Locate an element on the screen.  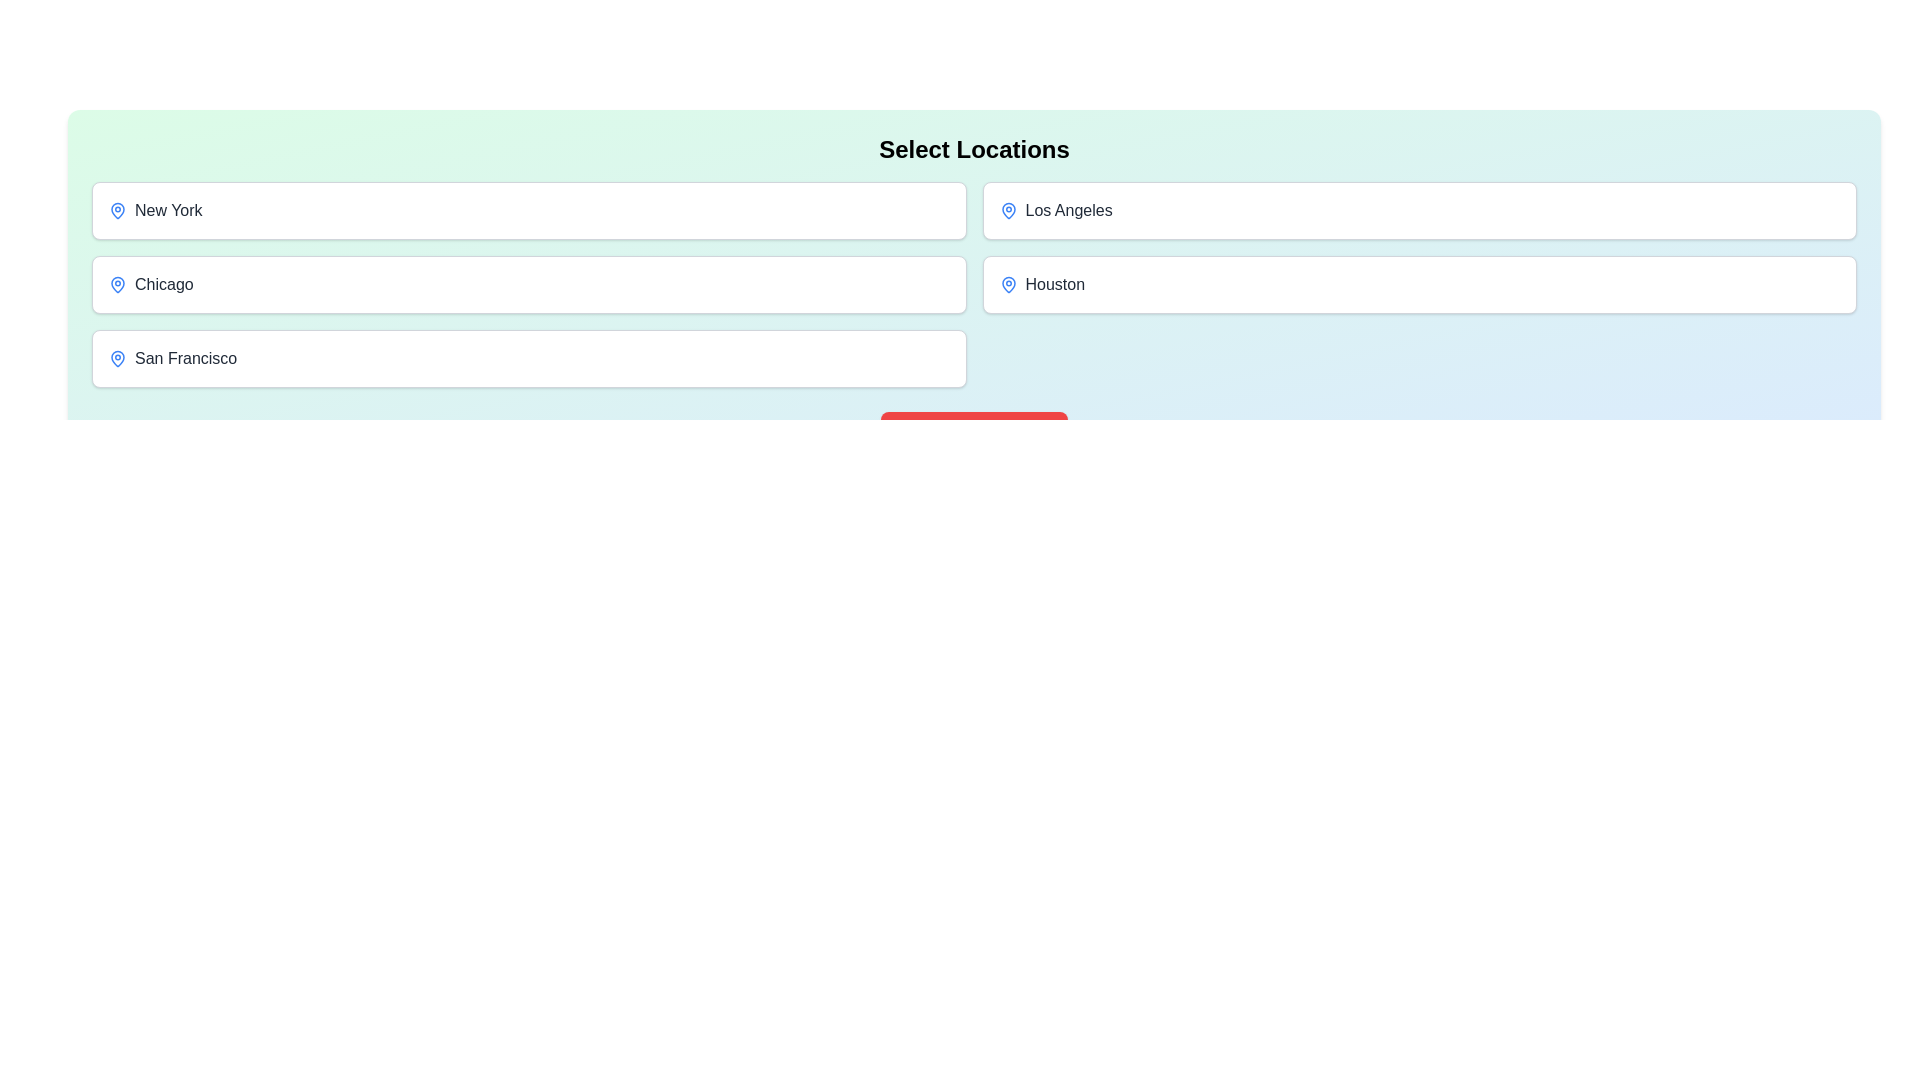
the button corresponding to the location Los Angeles is located at coordinates (1418, 211).